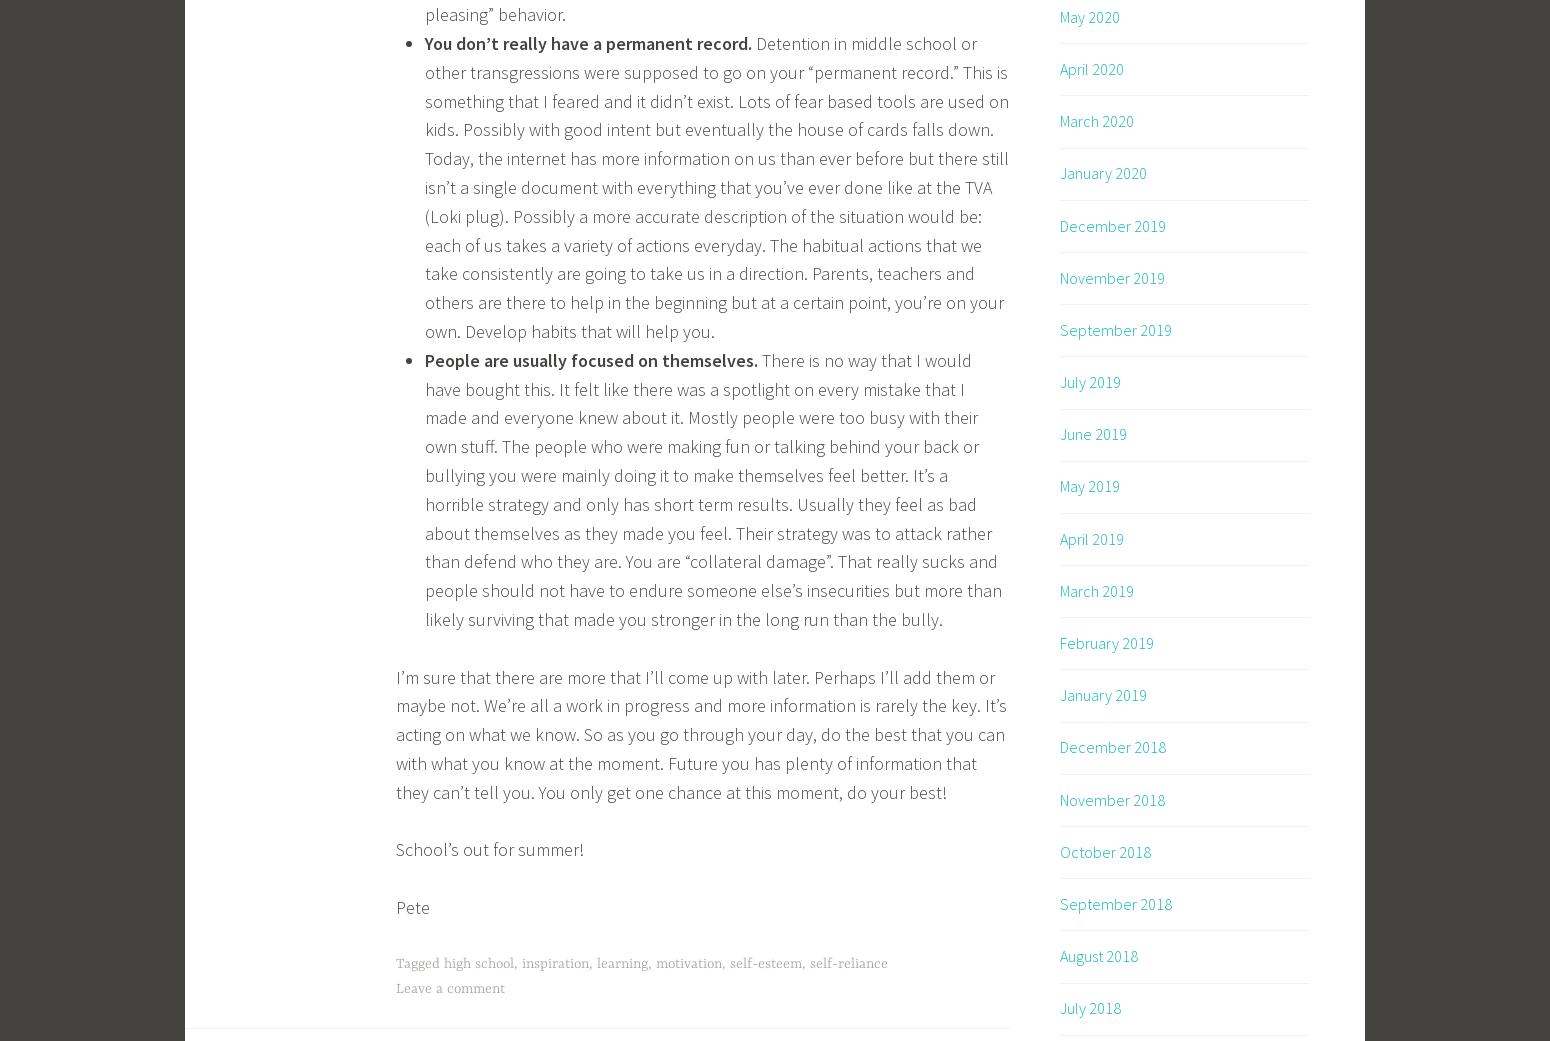 The width and height of the screenshot is (1550, 1041). I want to click on 'May 2020', so click(1088, 15).